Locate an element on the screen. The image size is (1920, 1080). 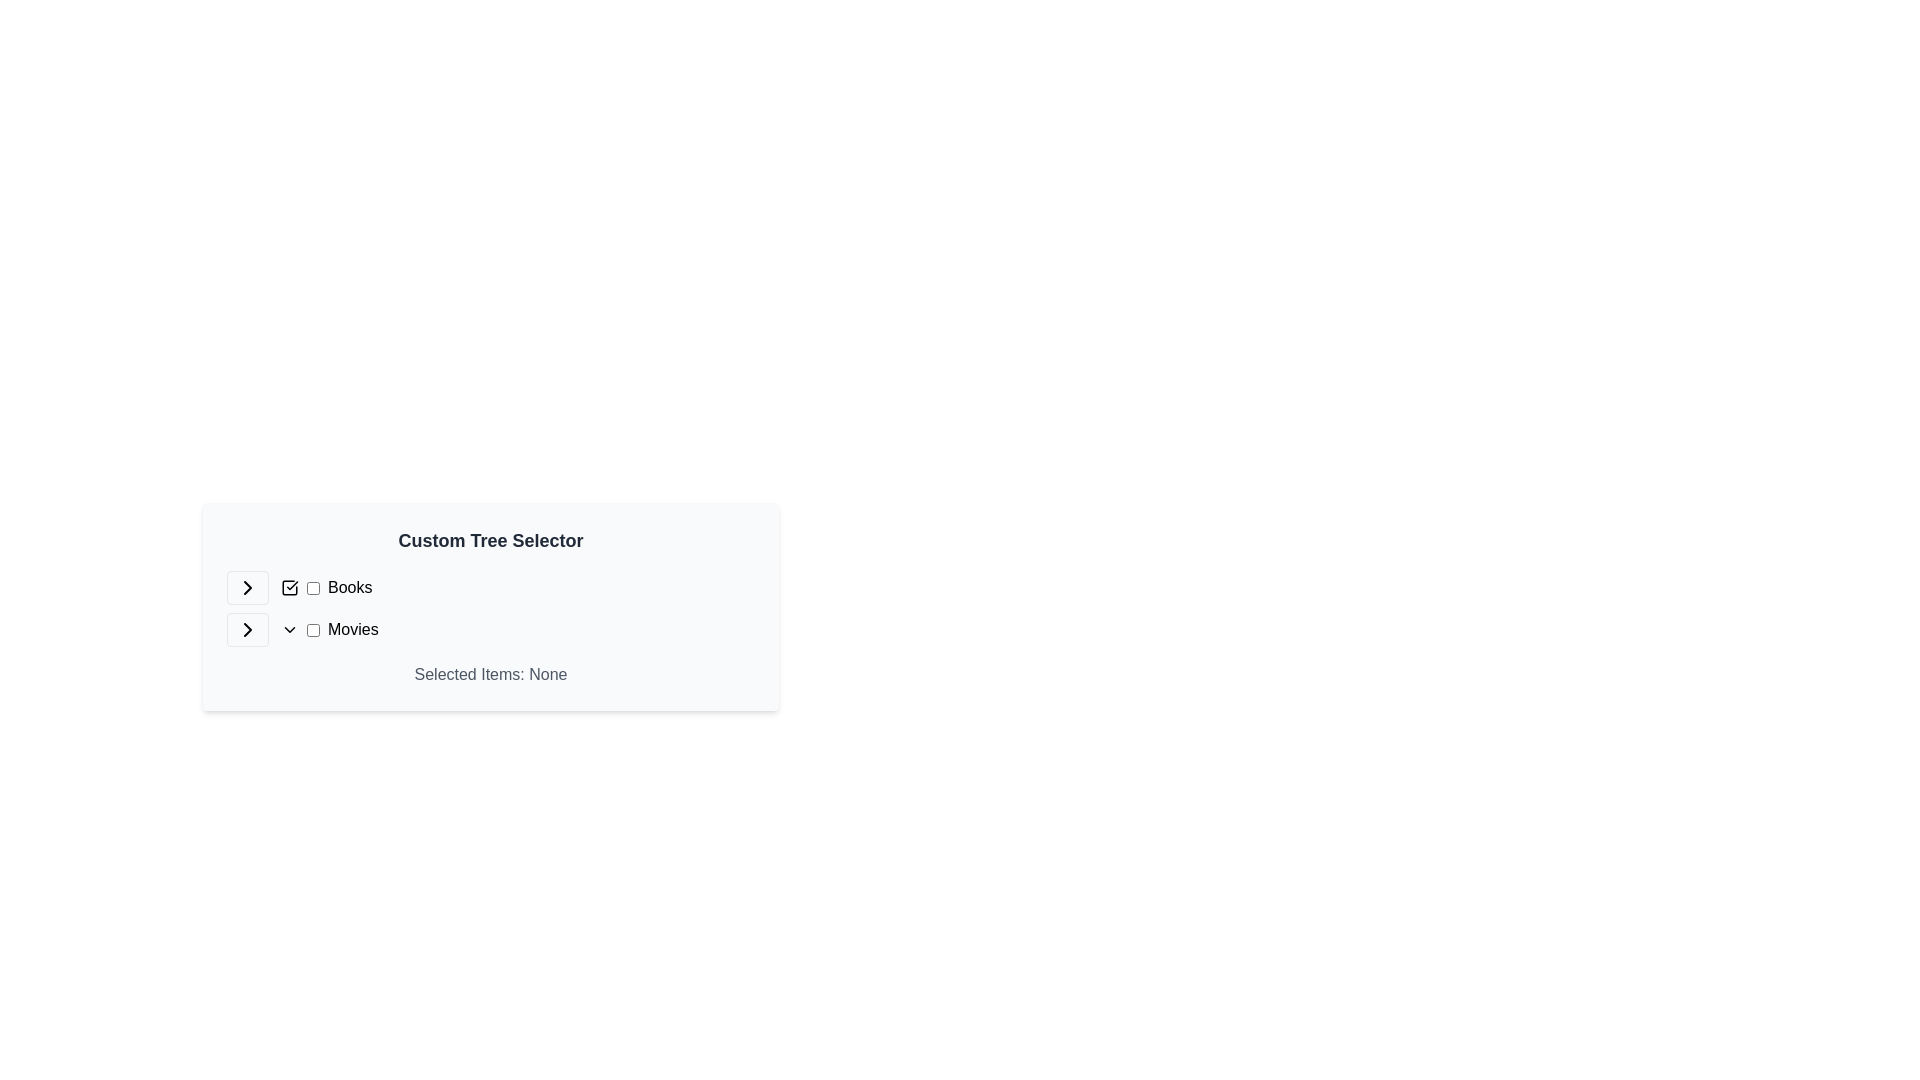
the rightward-pointing chevron arrow icon that is positioned to the left of the 'Movies' label and its checkbox is located at coordinates (247, 628).